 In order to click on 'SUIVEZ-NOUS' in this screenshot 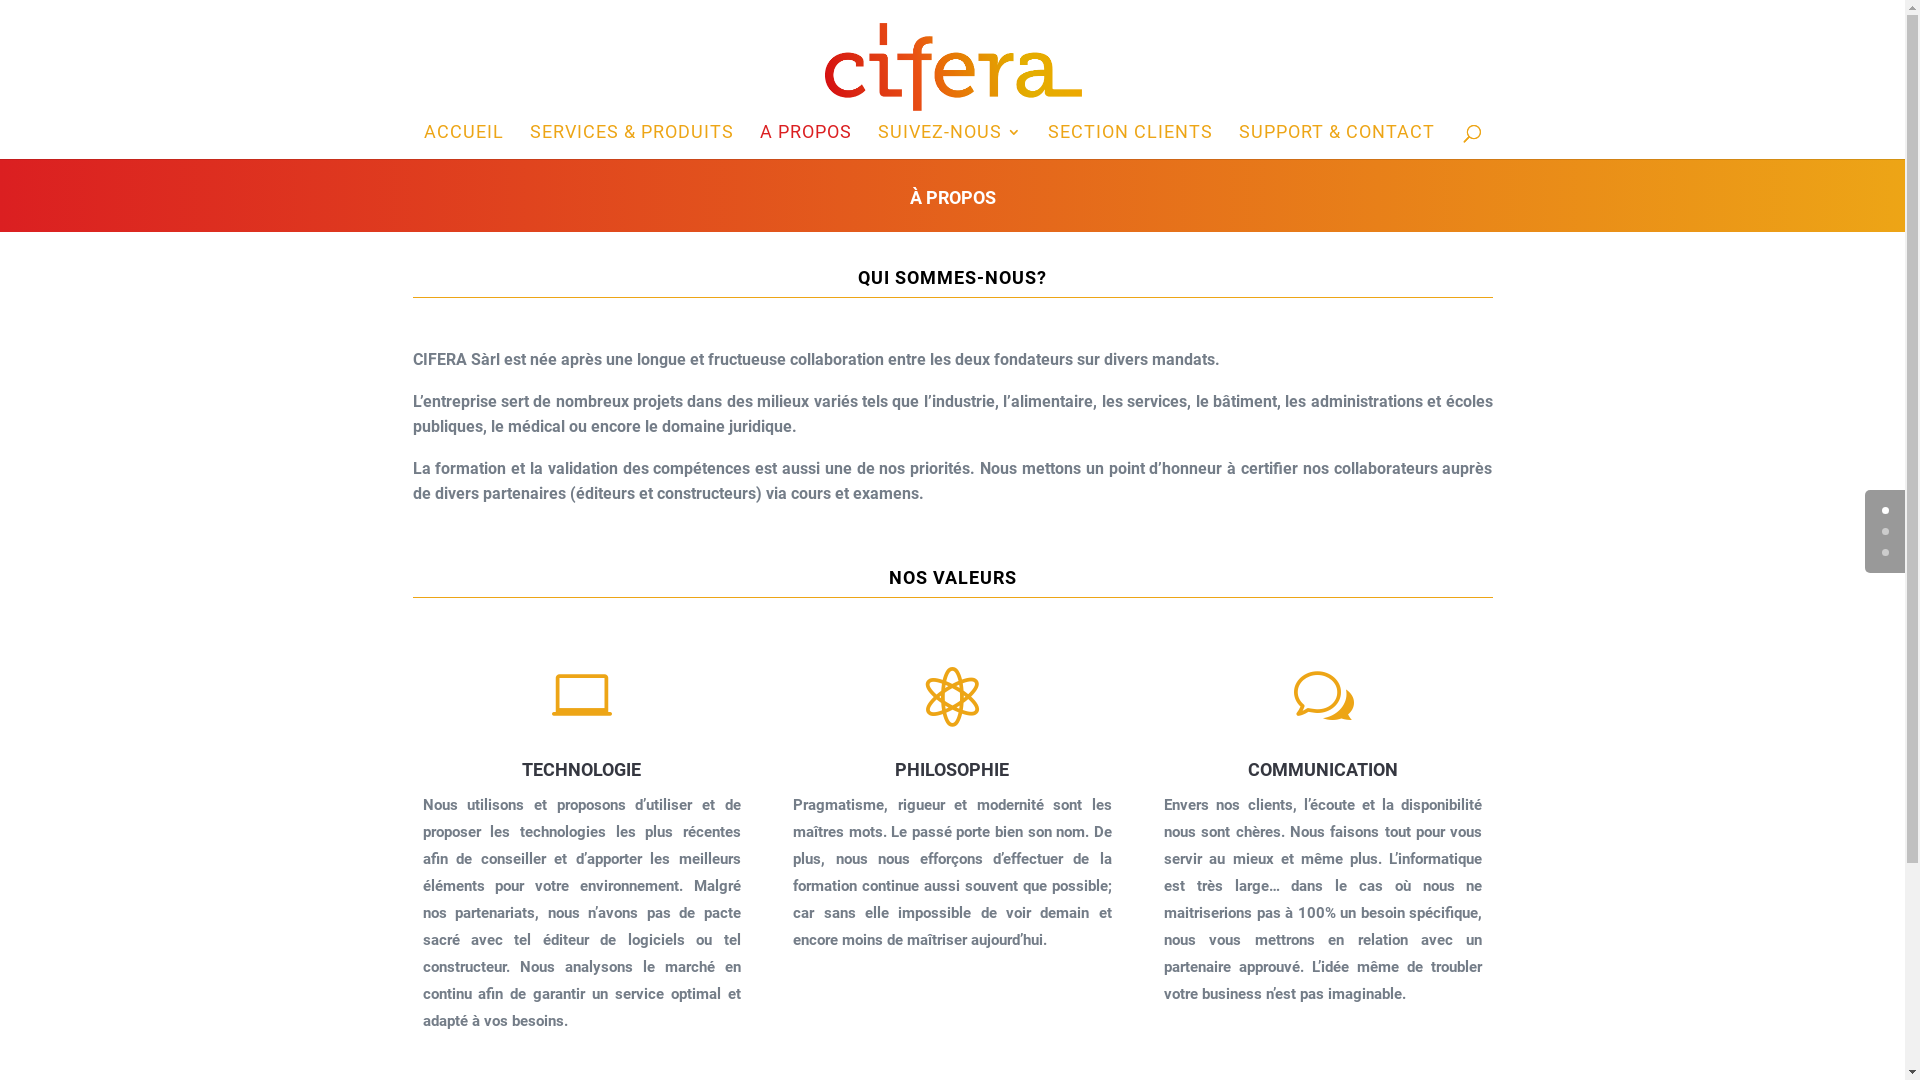, I will do `click(949, 141)`.